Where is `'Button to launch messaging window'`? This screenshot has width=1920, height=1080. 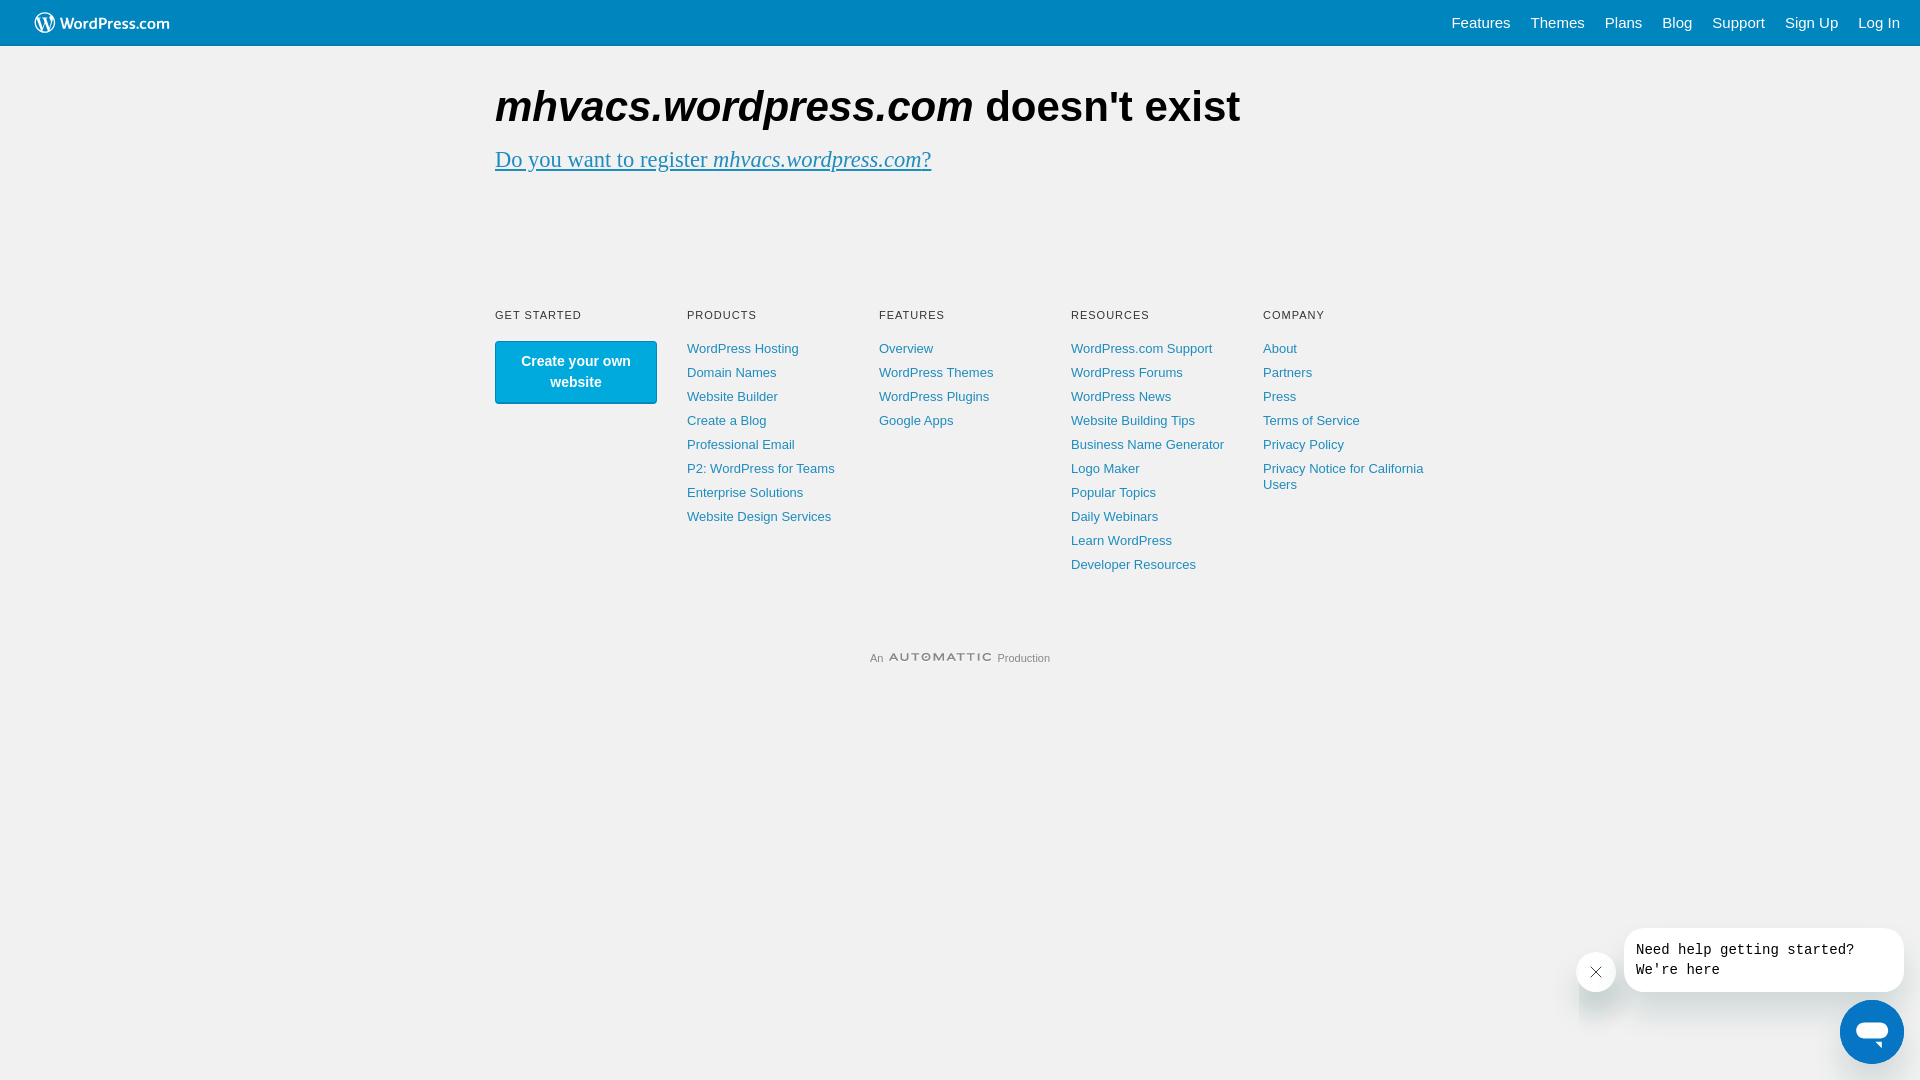 'Button to launch messaging window' is located at coordinates (1839, 1032).